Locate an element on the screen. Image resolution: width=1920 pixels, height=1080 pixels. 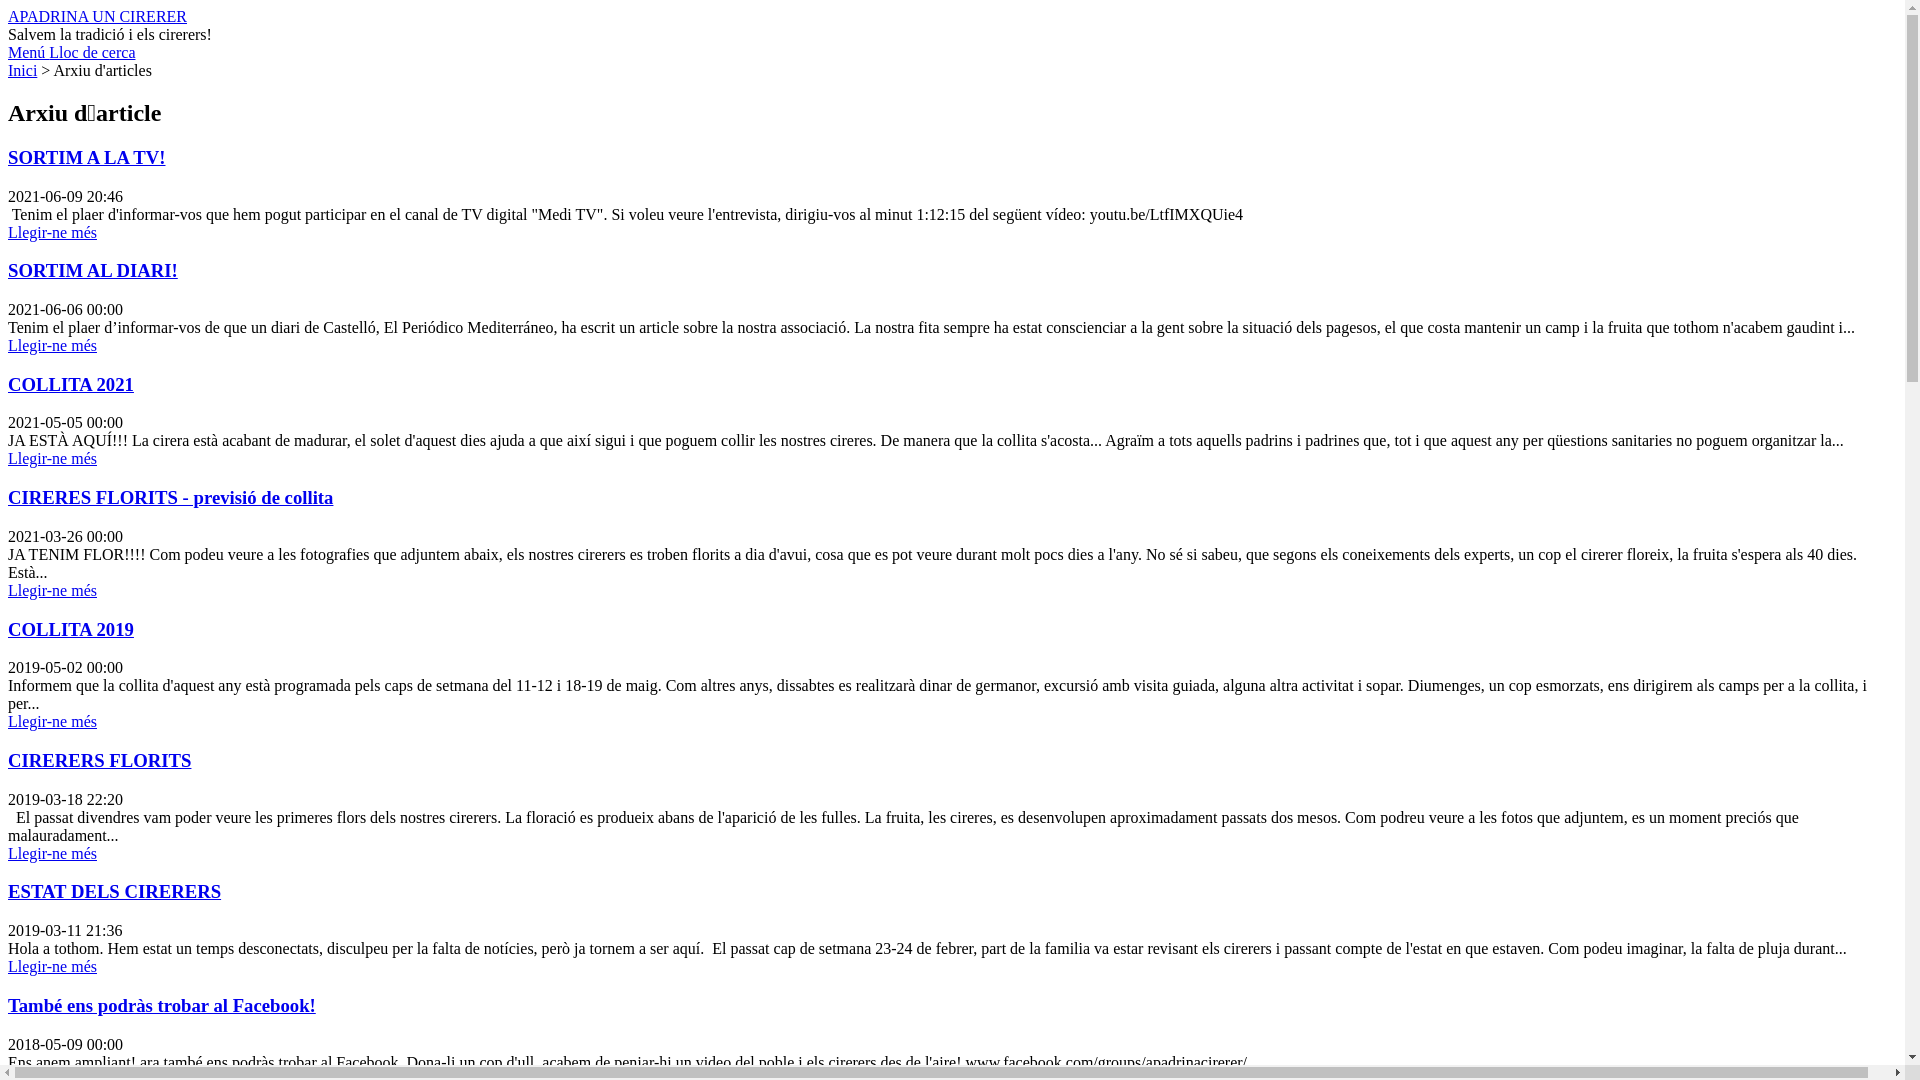
'COLLITA 2021' is located at coordinates (71, 384).